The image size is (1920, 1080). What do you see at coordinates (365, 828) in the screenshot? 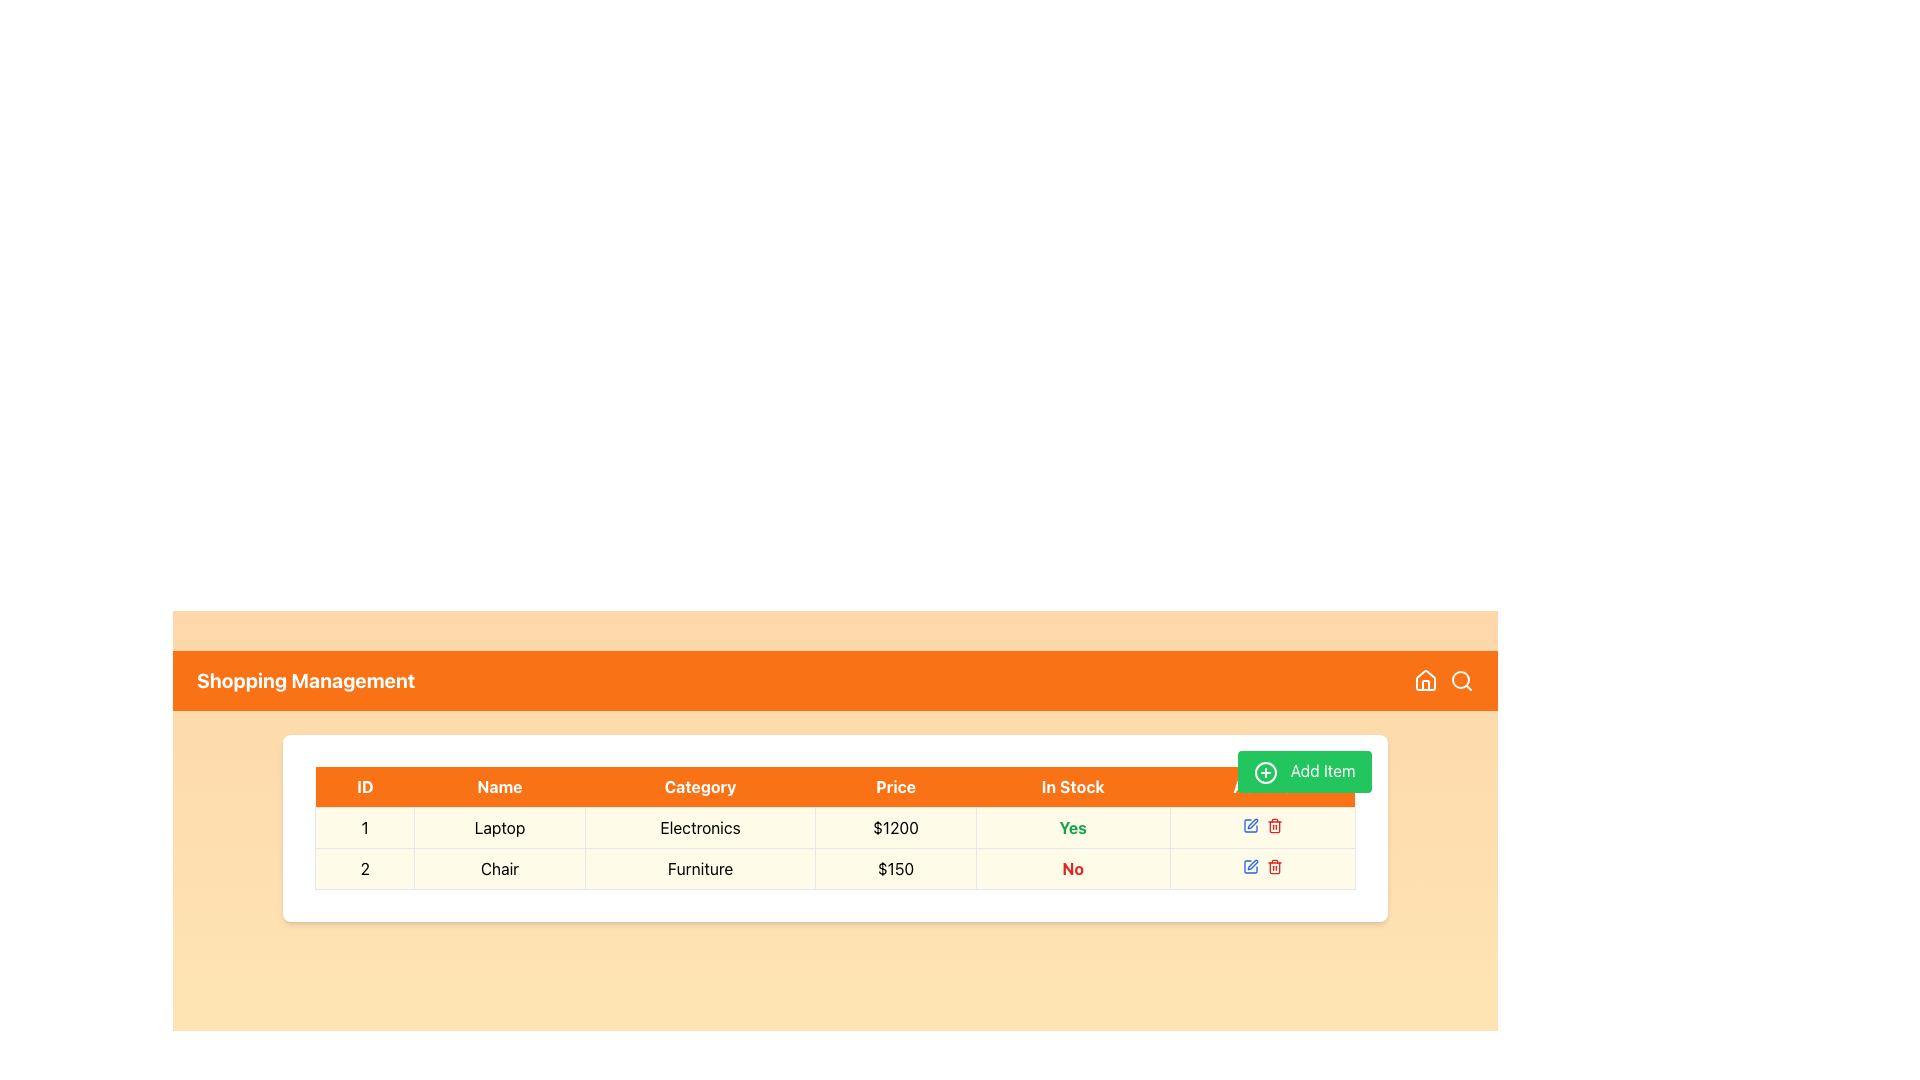
I see `the text label in the 'ID' column of the table, which is the first cell and serves as an identifier for the first entry` at bounding box center [365, 828].